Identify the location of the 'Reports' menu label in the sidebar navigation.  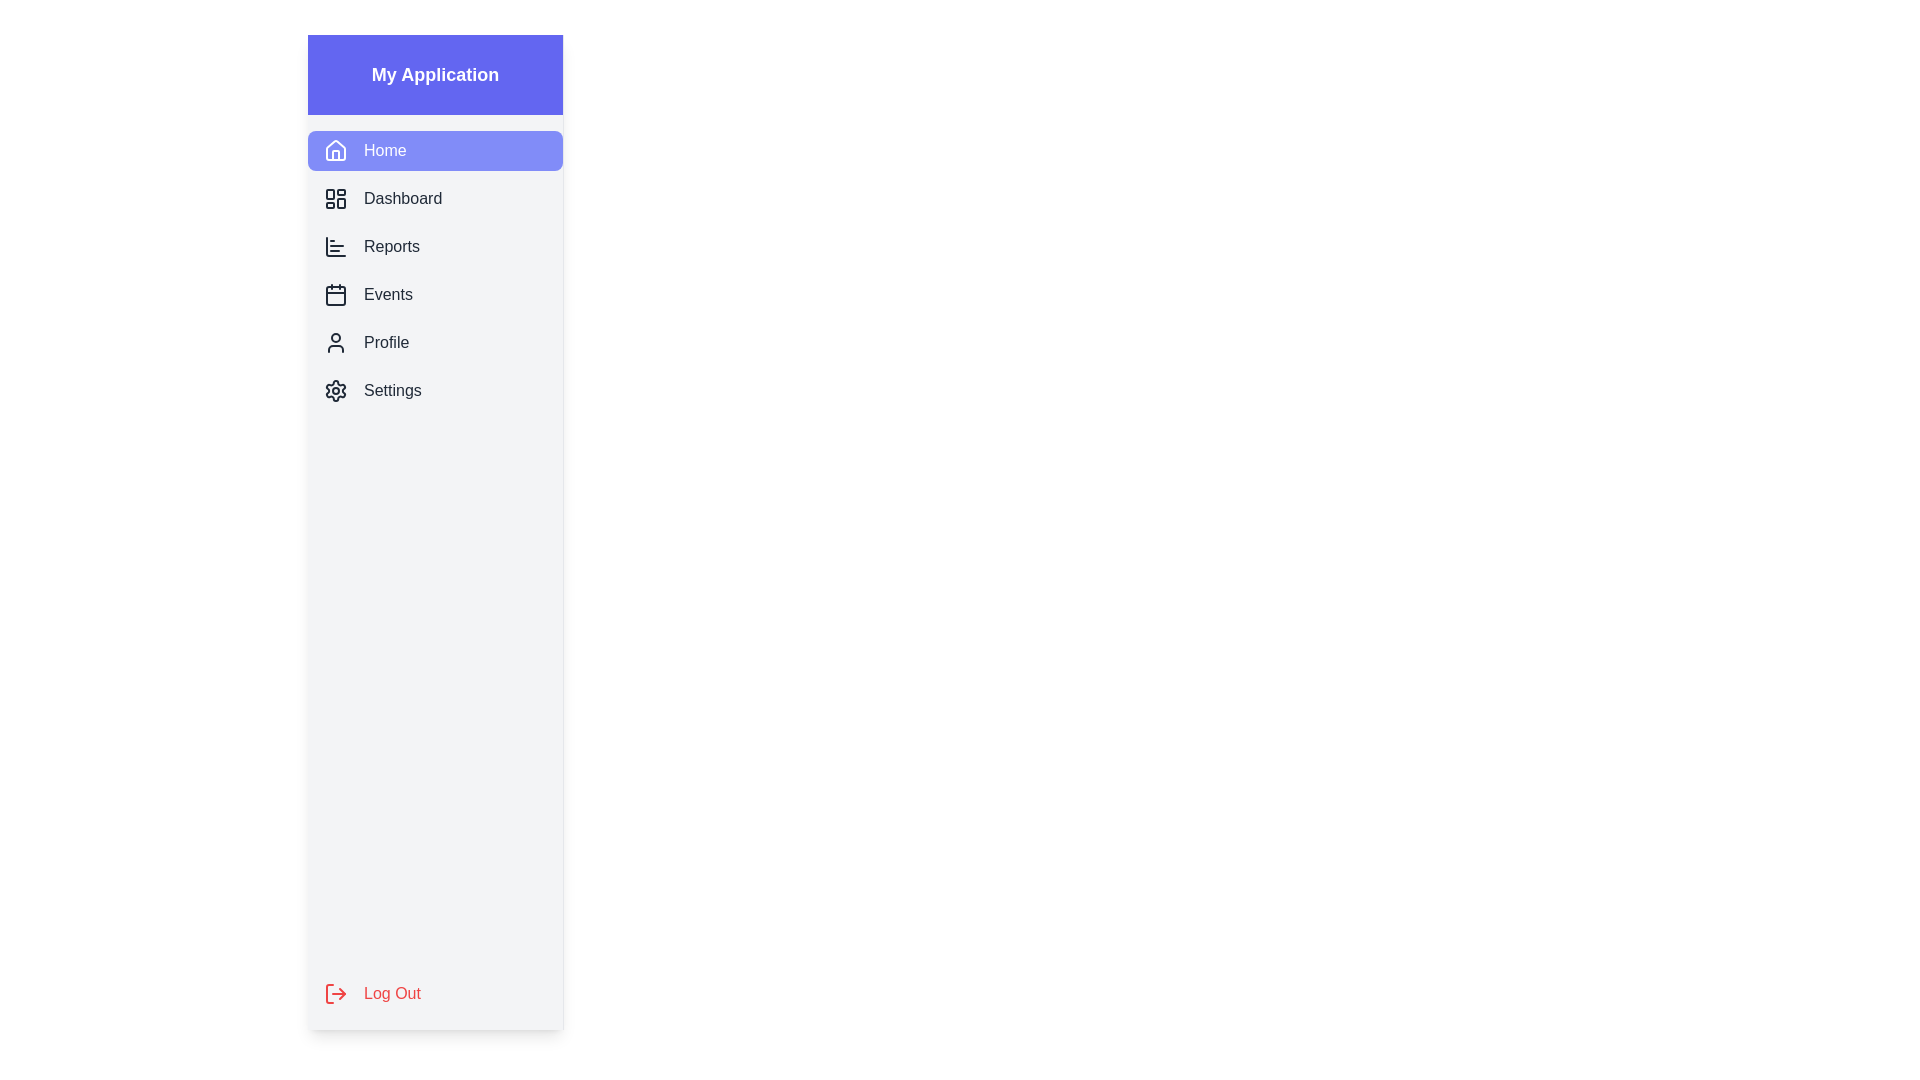
(392, 245).